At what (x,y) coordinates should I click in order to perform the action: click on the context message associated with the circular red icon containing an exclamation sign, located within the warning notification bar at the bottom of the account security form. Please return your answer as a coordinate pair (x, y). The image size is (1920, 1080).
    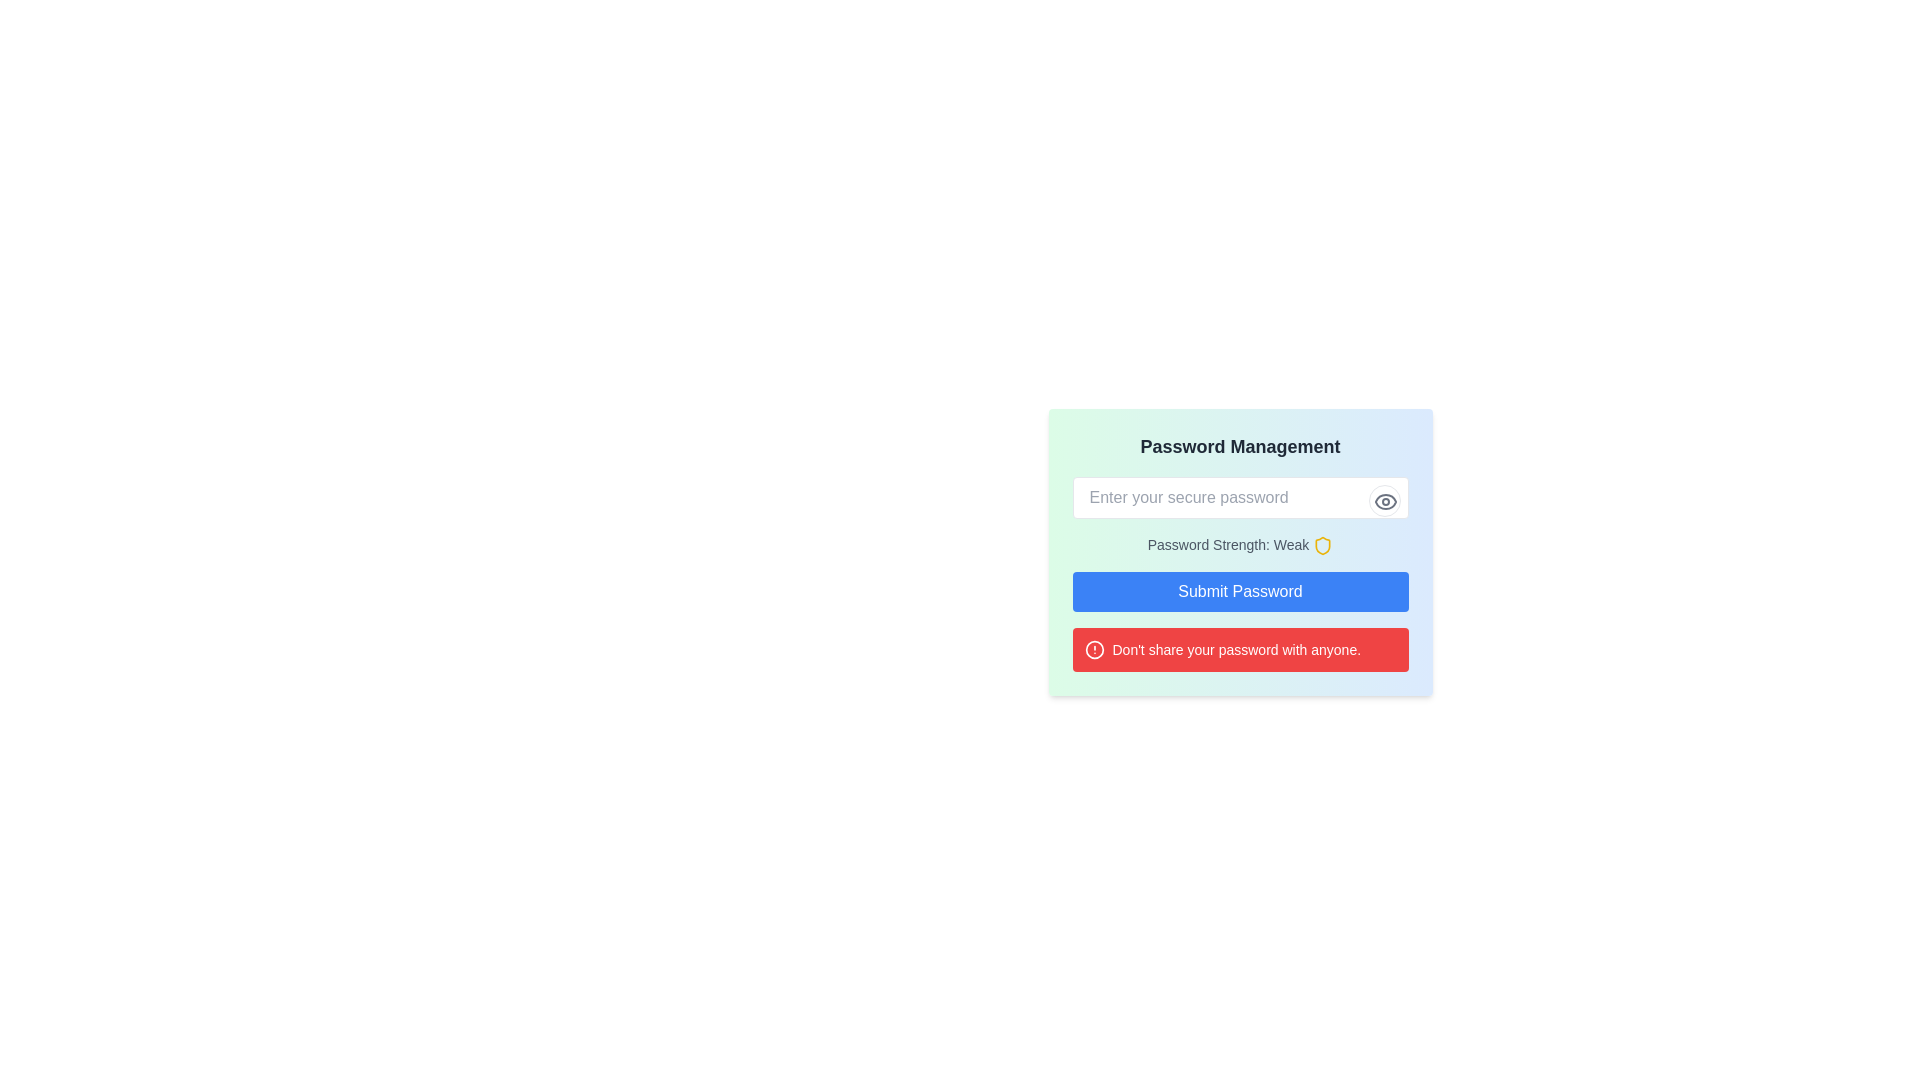
    Looking at the image, I should click on (1093, 650).